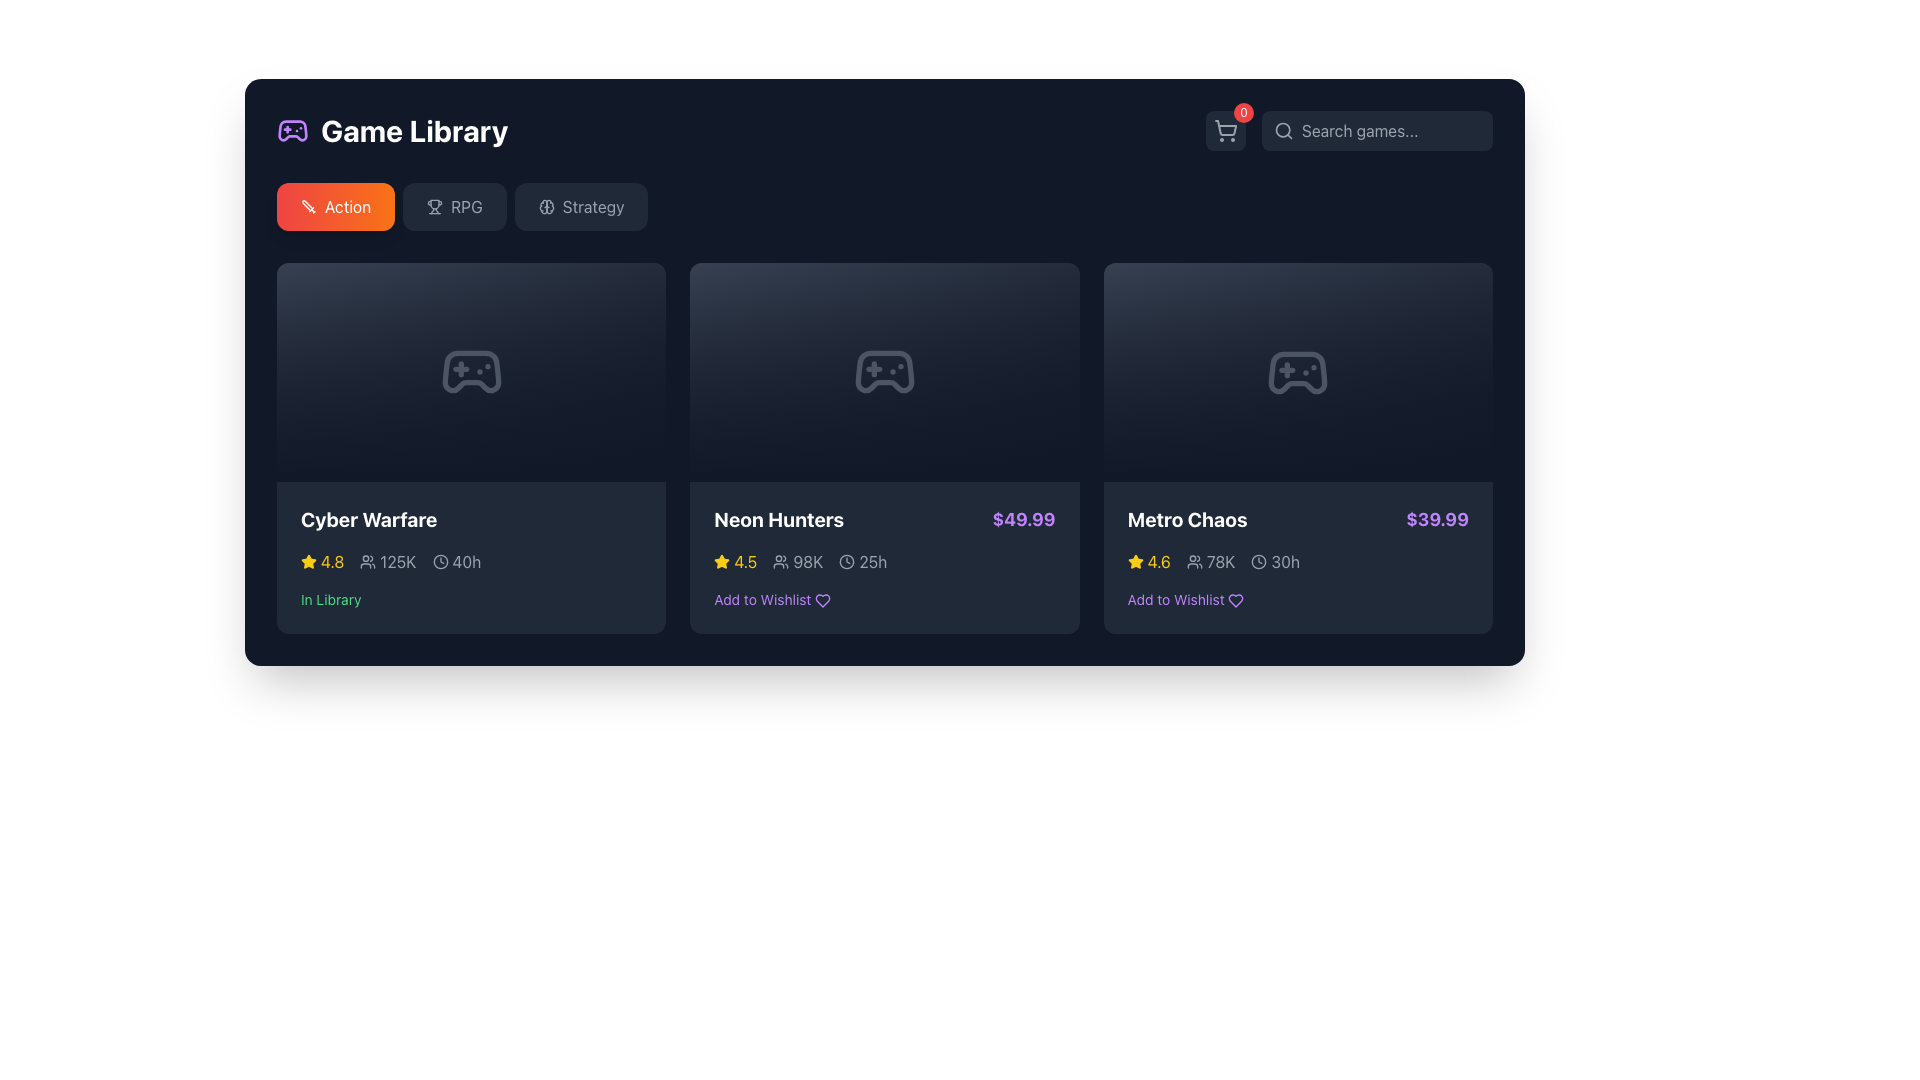 This screenshot has width=1920, height=1080. I want to click on the 'Cyber Warfare' game icon located at the upper section of the card, which is the leftmost card among three similar game listing cards, so click(470, 372).